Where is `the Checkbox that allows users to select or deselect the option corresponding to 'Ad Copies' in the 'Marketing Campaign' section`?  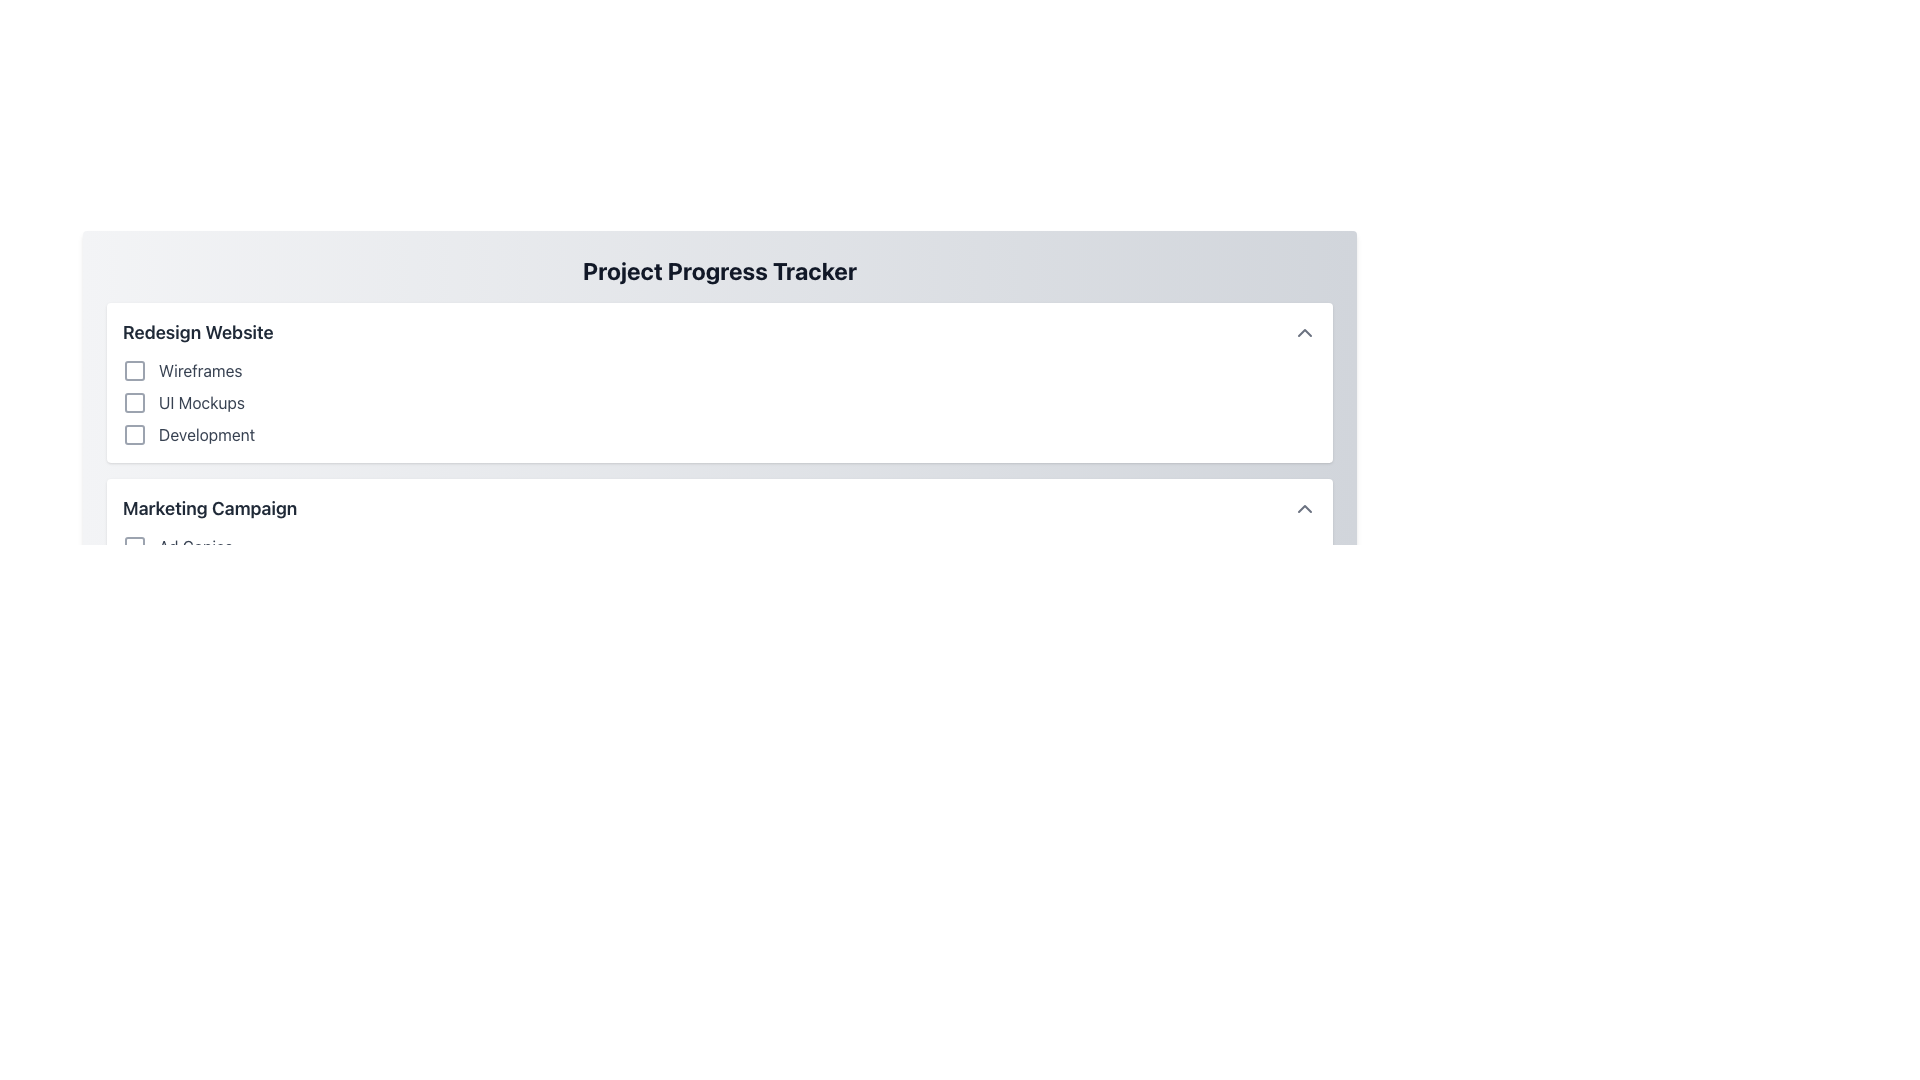
the Checkbox that allows users to select or deselect the option corresponding to 'Ad Copies' in the 'Marketing Campaign' section is located at coordinates (133, 547).